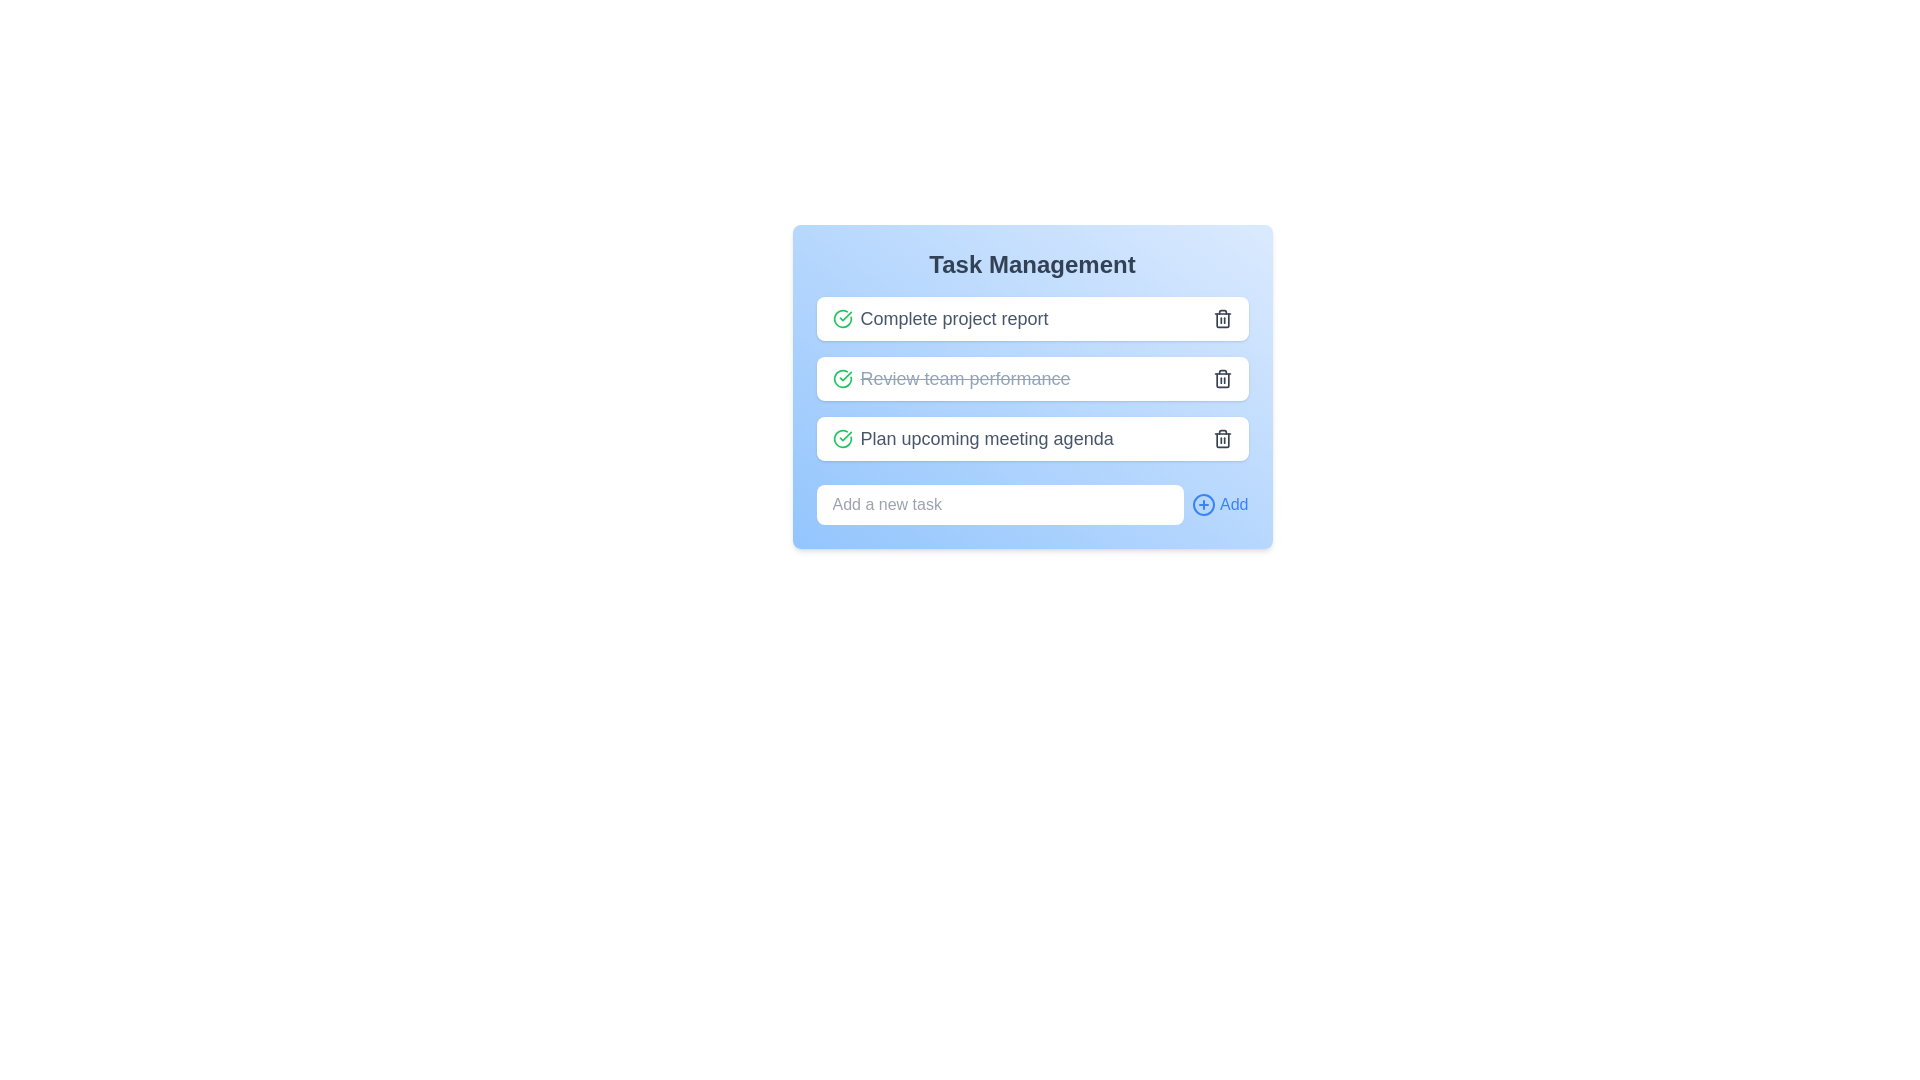  I want to click on the button with the icon, so click(1203, 504).